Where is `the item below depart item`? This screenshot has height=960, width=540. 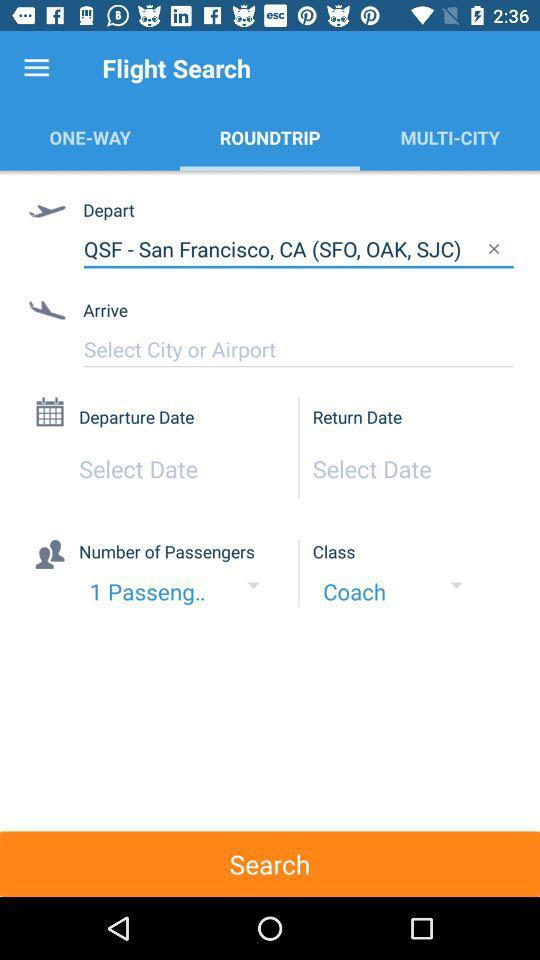
the item below depart item is located at coordinates (297, 248).